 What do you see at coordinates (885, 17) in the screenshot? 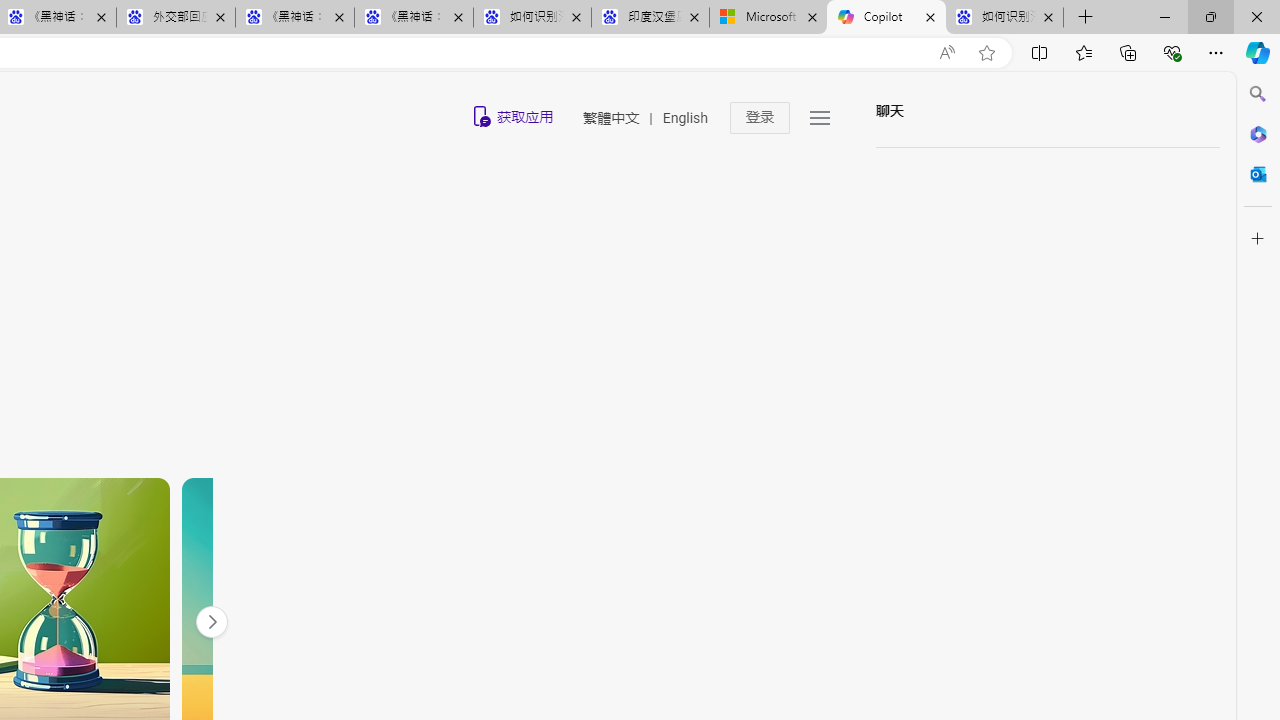
I see `'Copilot'` at bounding box center [885, 17].